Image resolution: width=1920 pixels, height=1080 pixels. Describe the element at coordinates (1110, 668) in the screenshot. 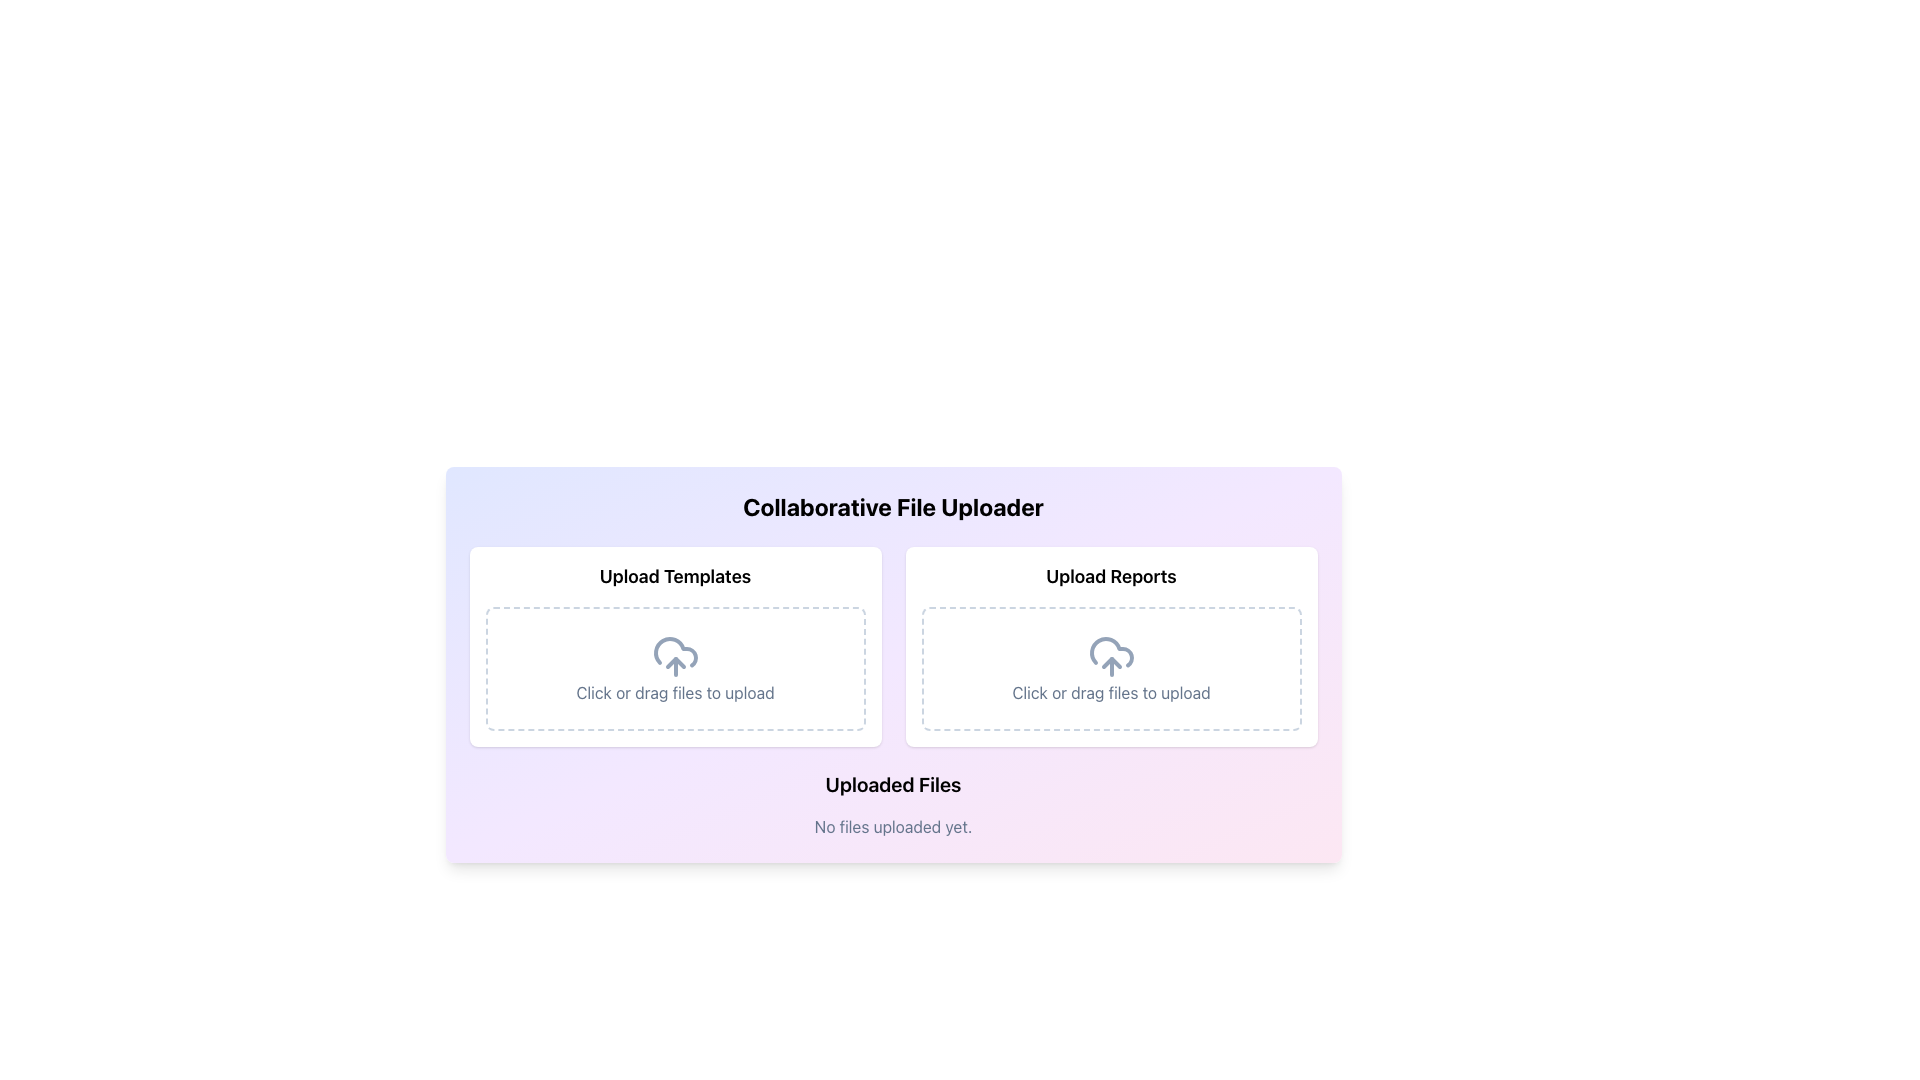

I see `the File upload interface located in the 'Upload Reports' section` at that location.